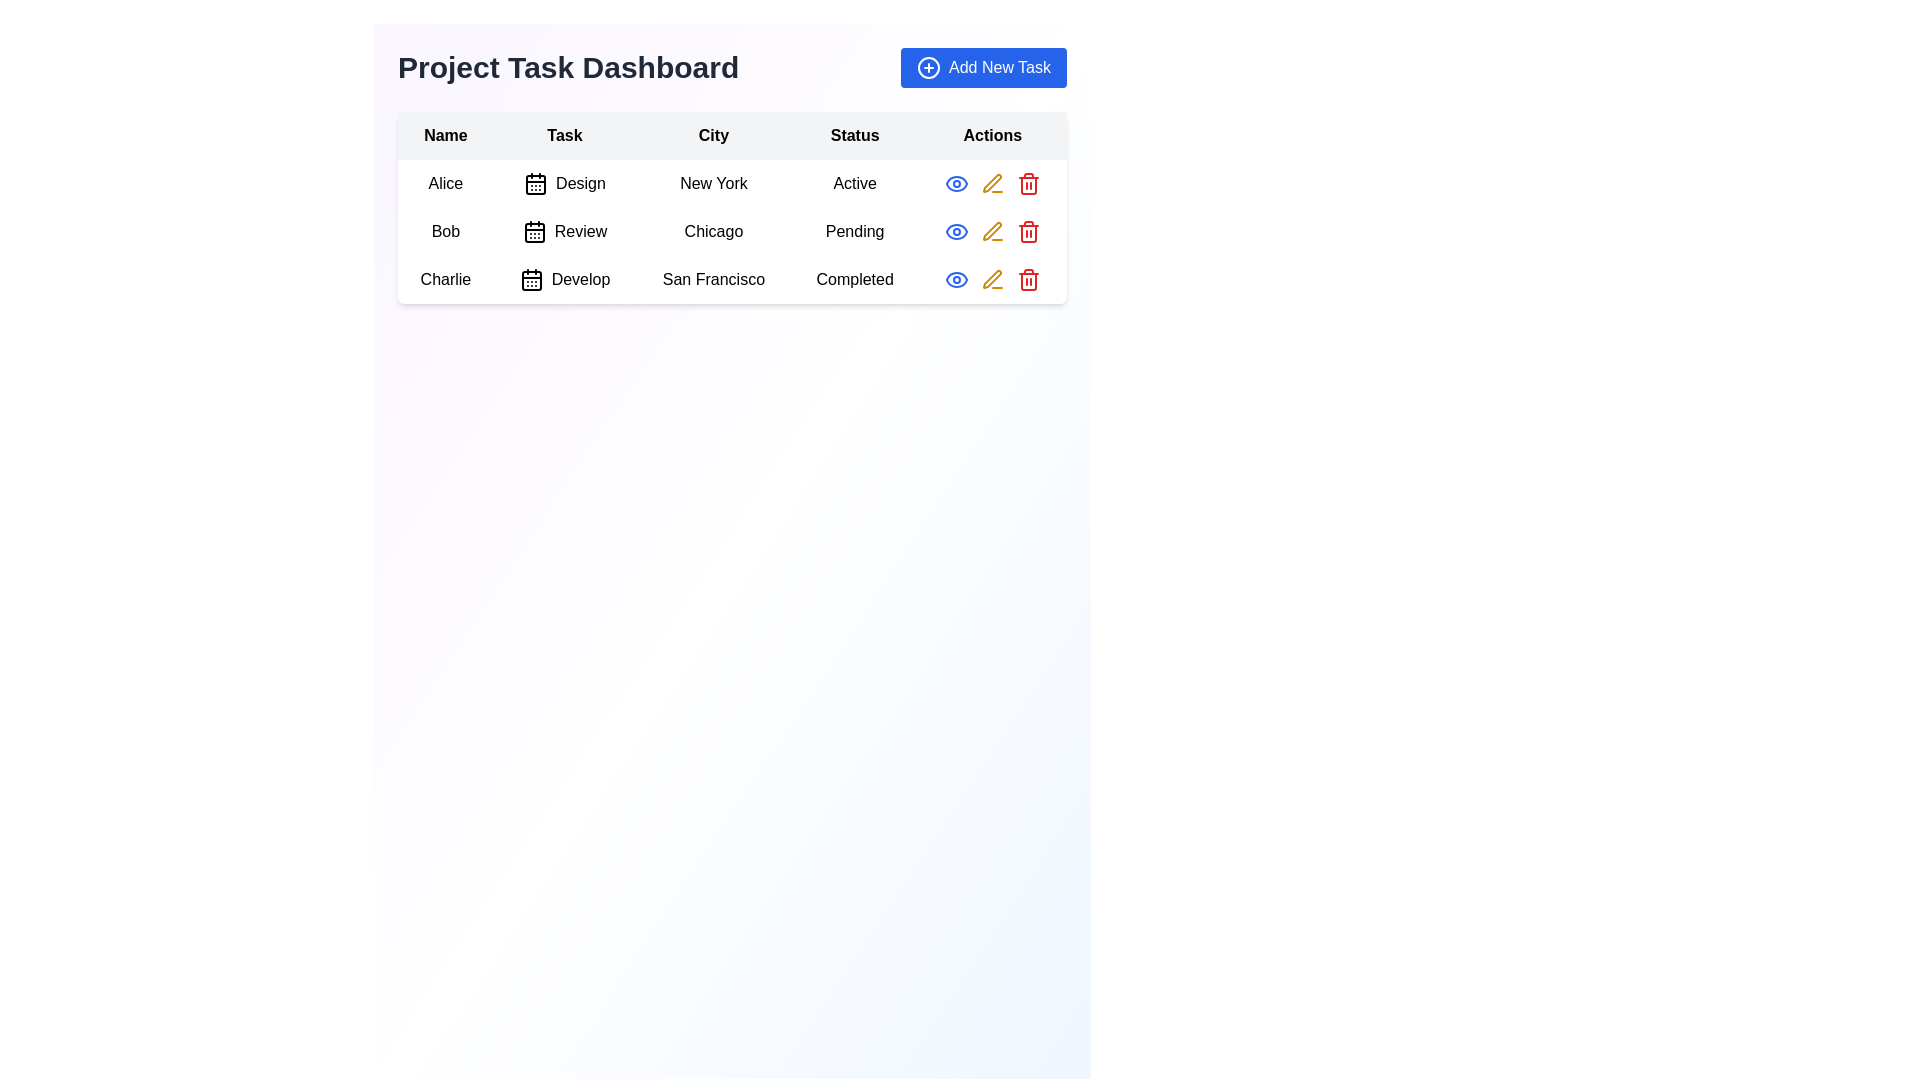 This screenshot has height=1080, width=1920. I want to click on the calendar icon located in the second row under the 'Task' column, which serves as a visual identifier for the task's timeline or schedule, to interact with adjacent elements, so click(534, 231).